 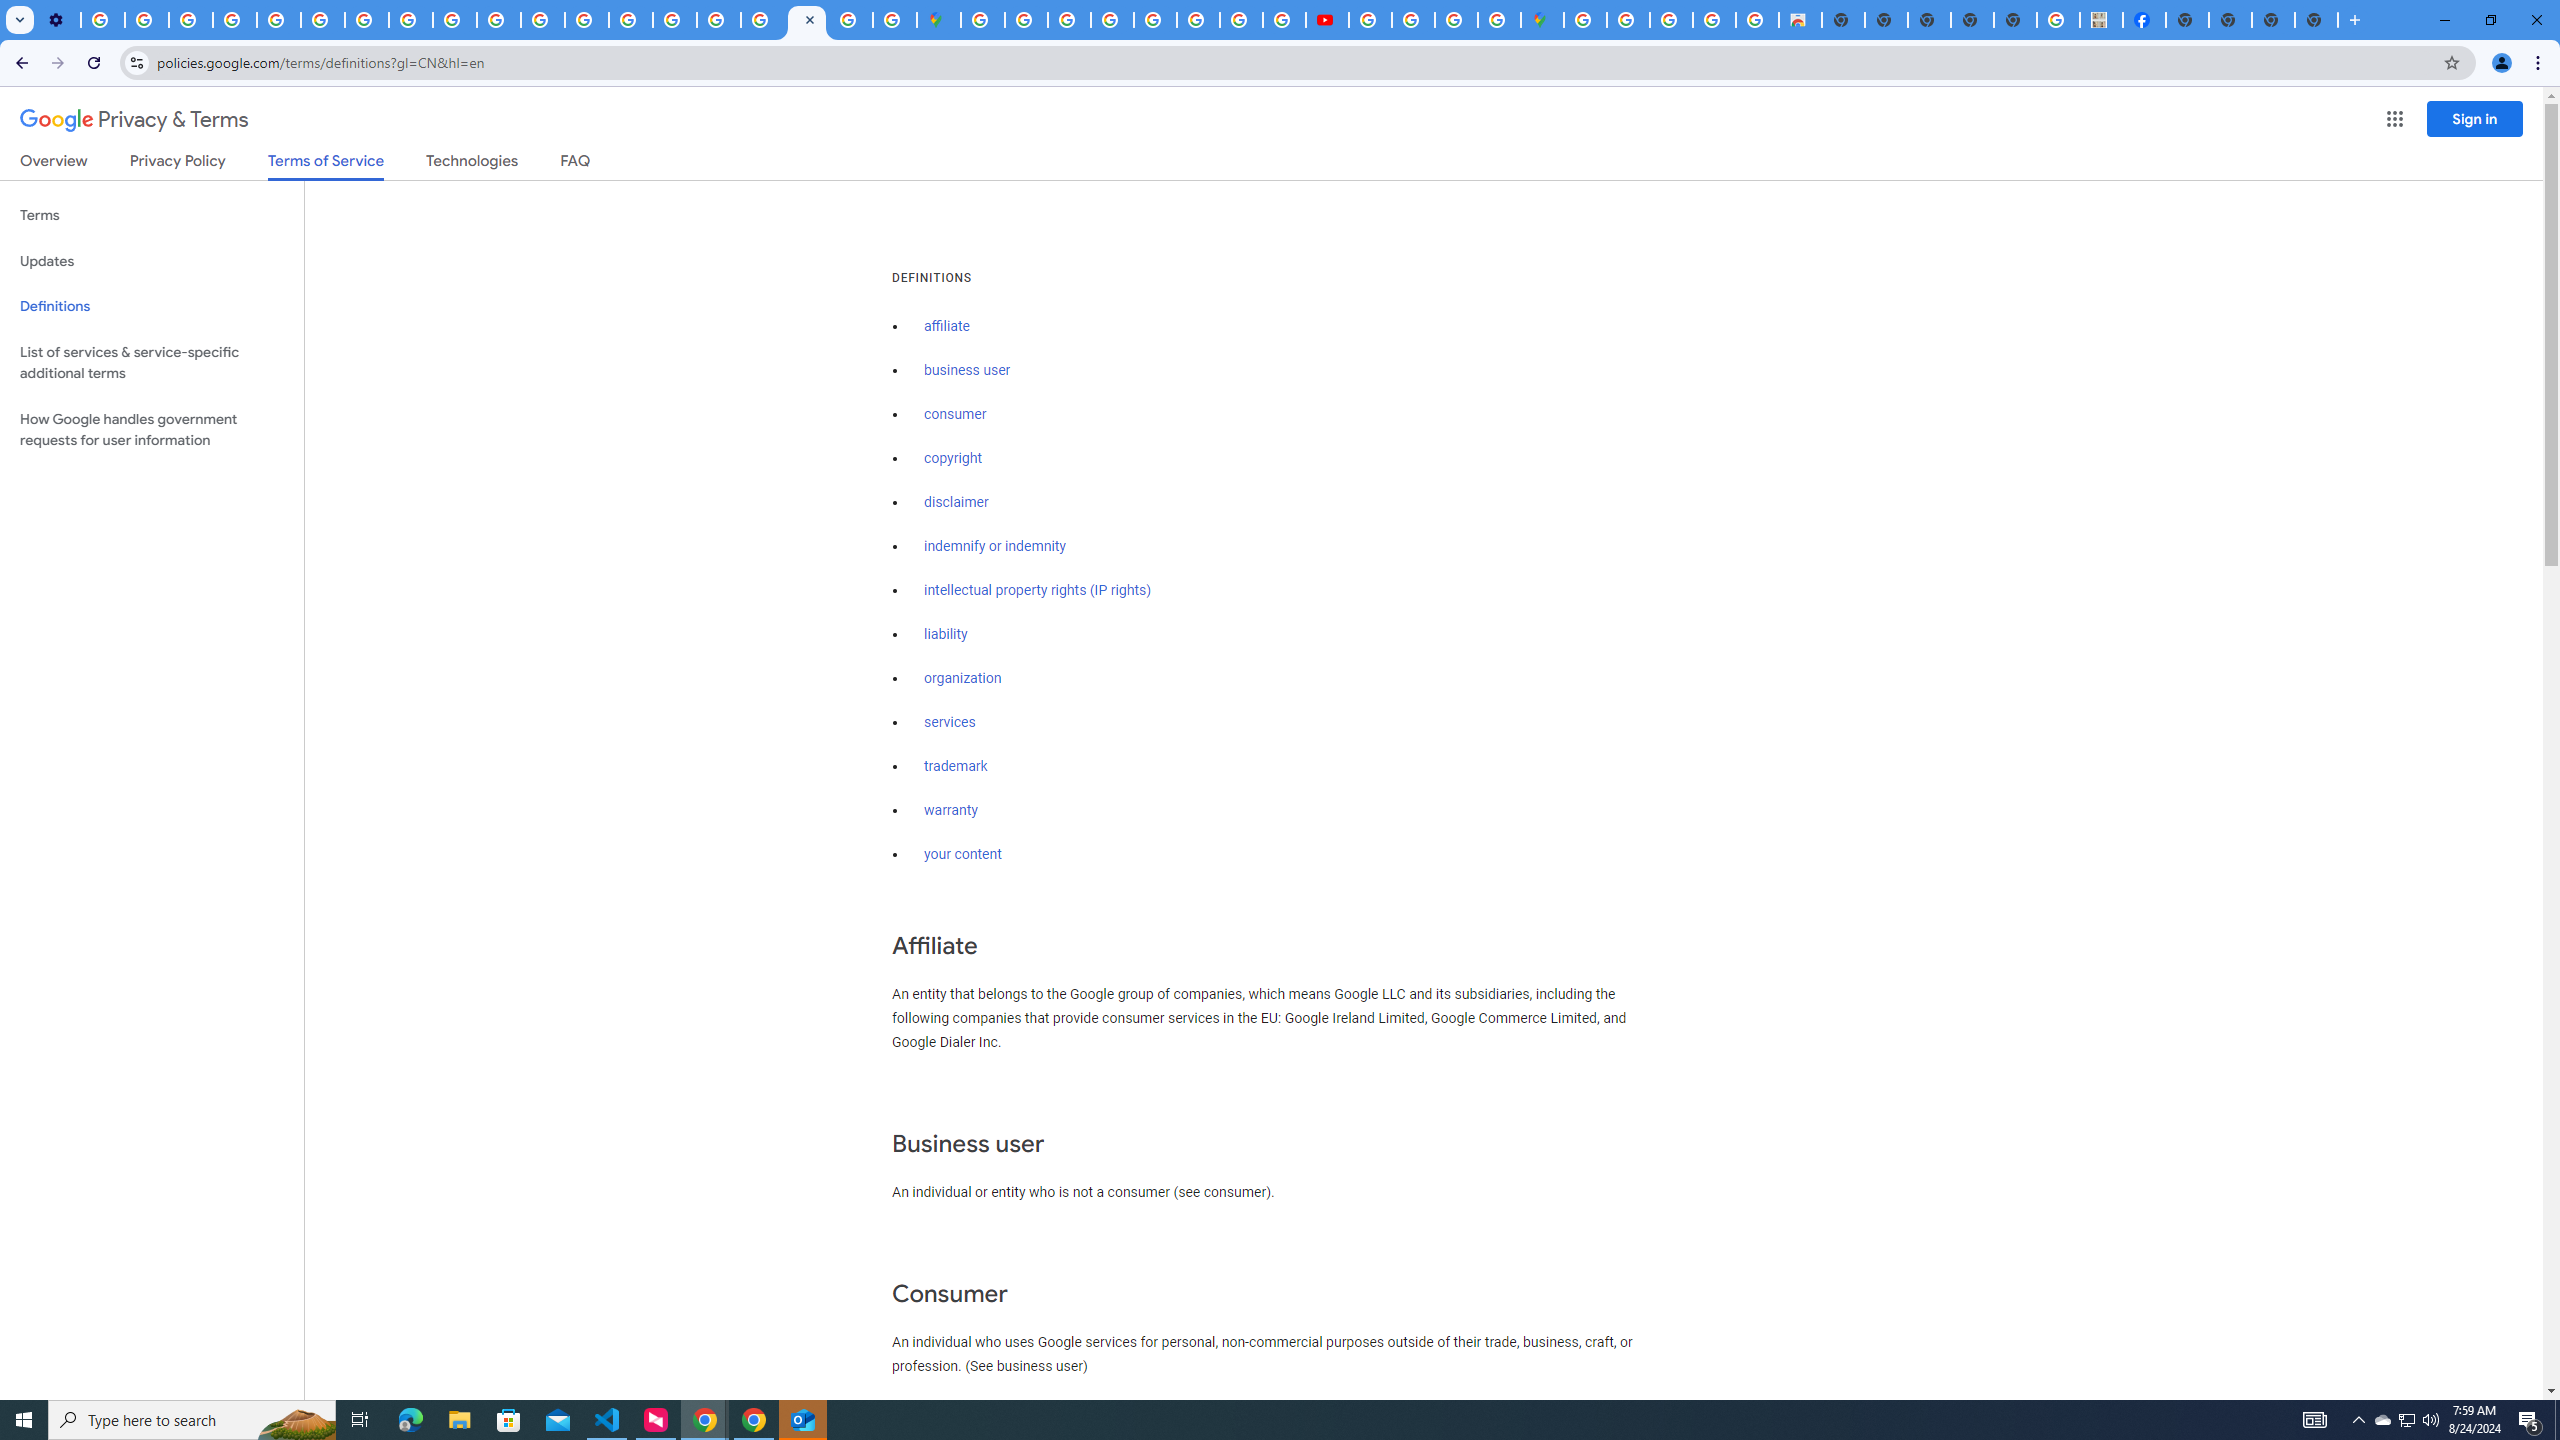 I want to click on 'Google Account Help', so click(x=235, y=19).